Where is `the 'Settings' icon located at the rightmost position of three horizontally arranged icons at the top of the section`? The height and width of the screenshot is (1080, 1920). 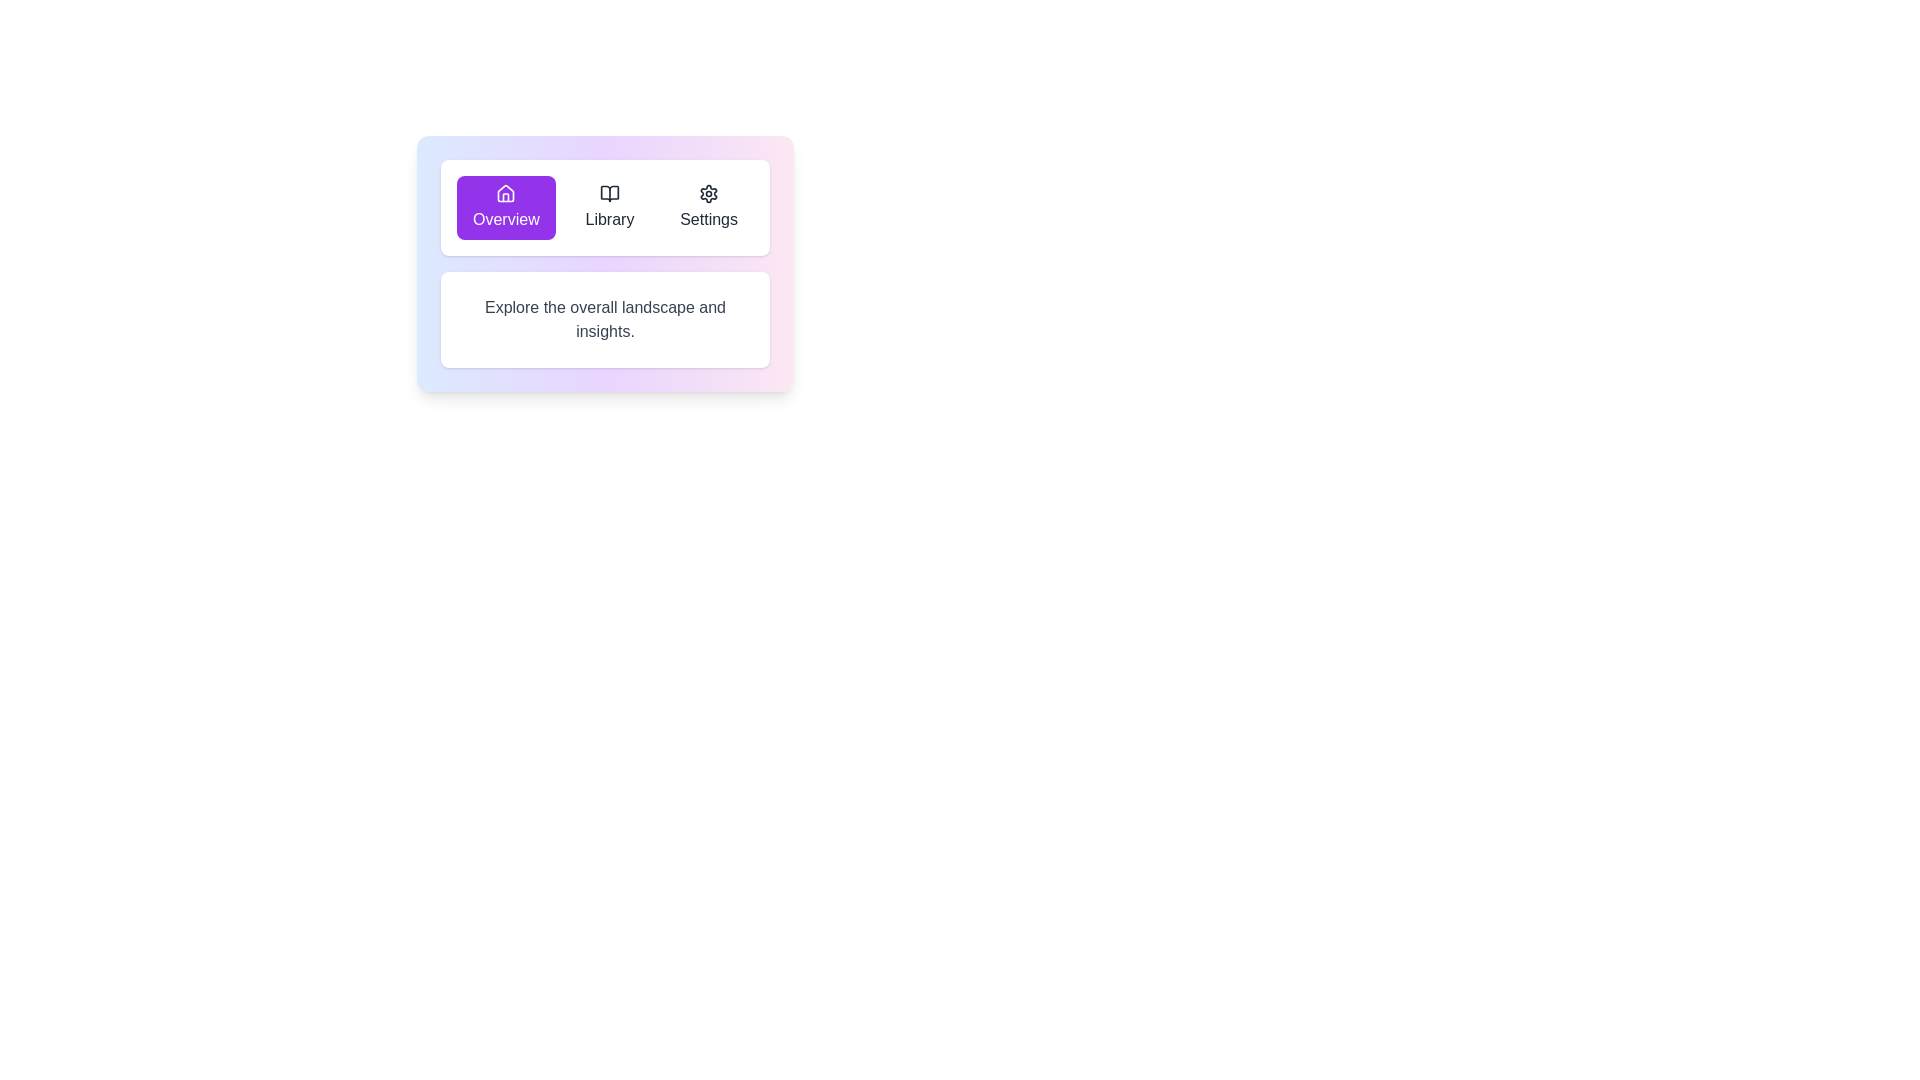
the 'Settings' icon located at the rightmost position of three horizontally arranged icons at the top of the section is located at coordinates (709, 193).